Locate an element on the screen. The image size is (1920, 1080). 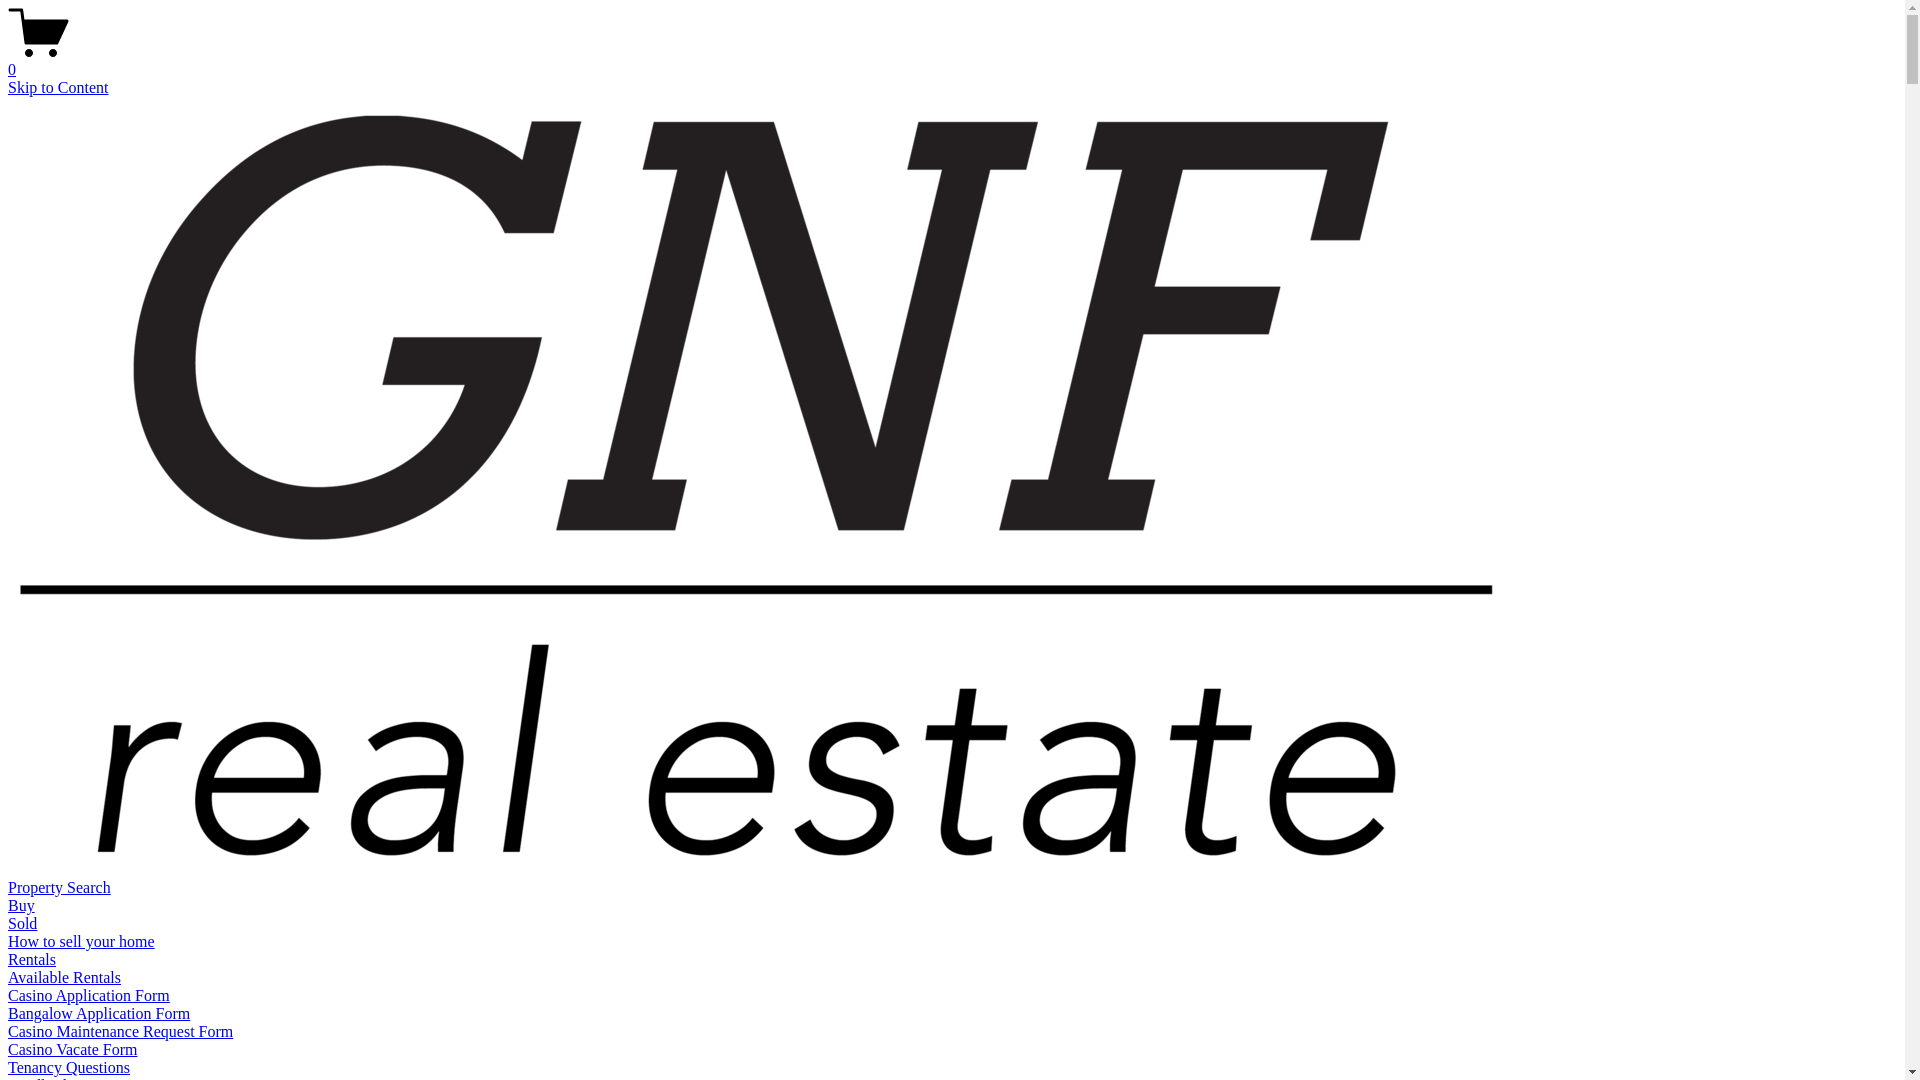
'0' is located at coordinates (951, 60).